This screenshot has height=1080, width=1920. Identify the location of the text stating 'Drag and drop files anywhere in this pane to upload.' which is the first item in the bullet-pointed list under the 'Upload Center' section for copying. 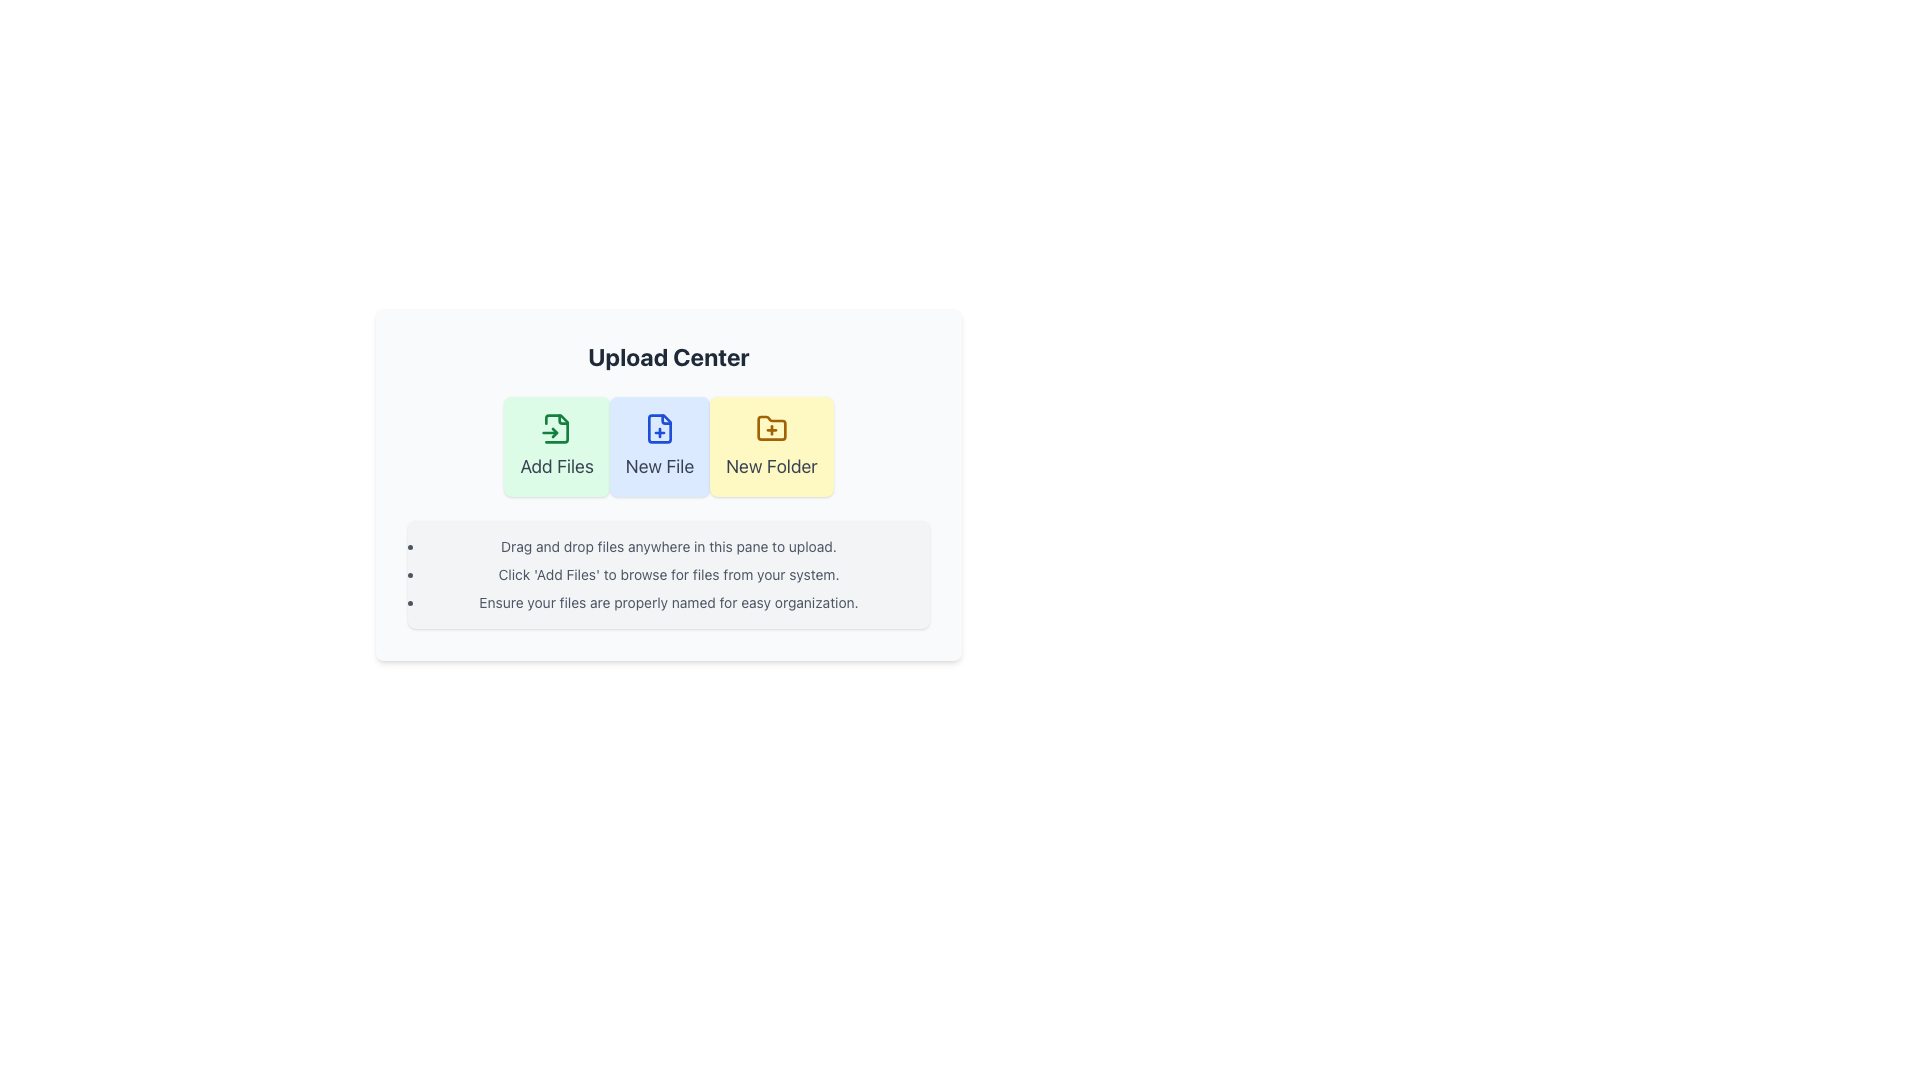
(668, 547).